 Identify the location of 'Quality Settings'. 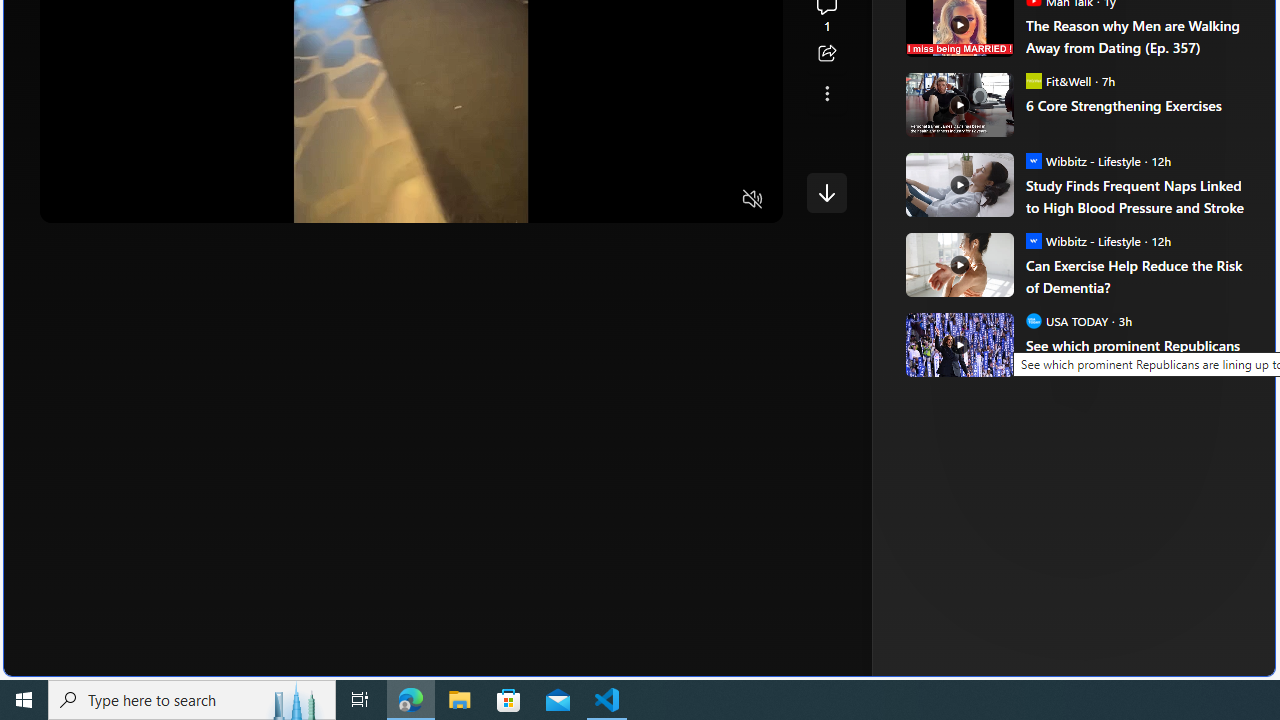
(633, 200).